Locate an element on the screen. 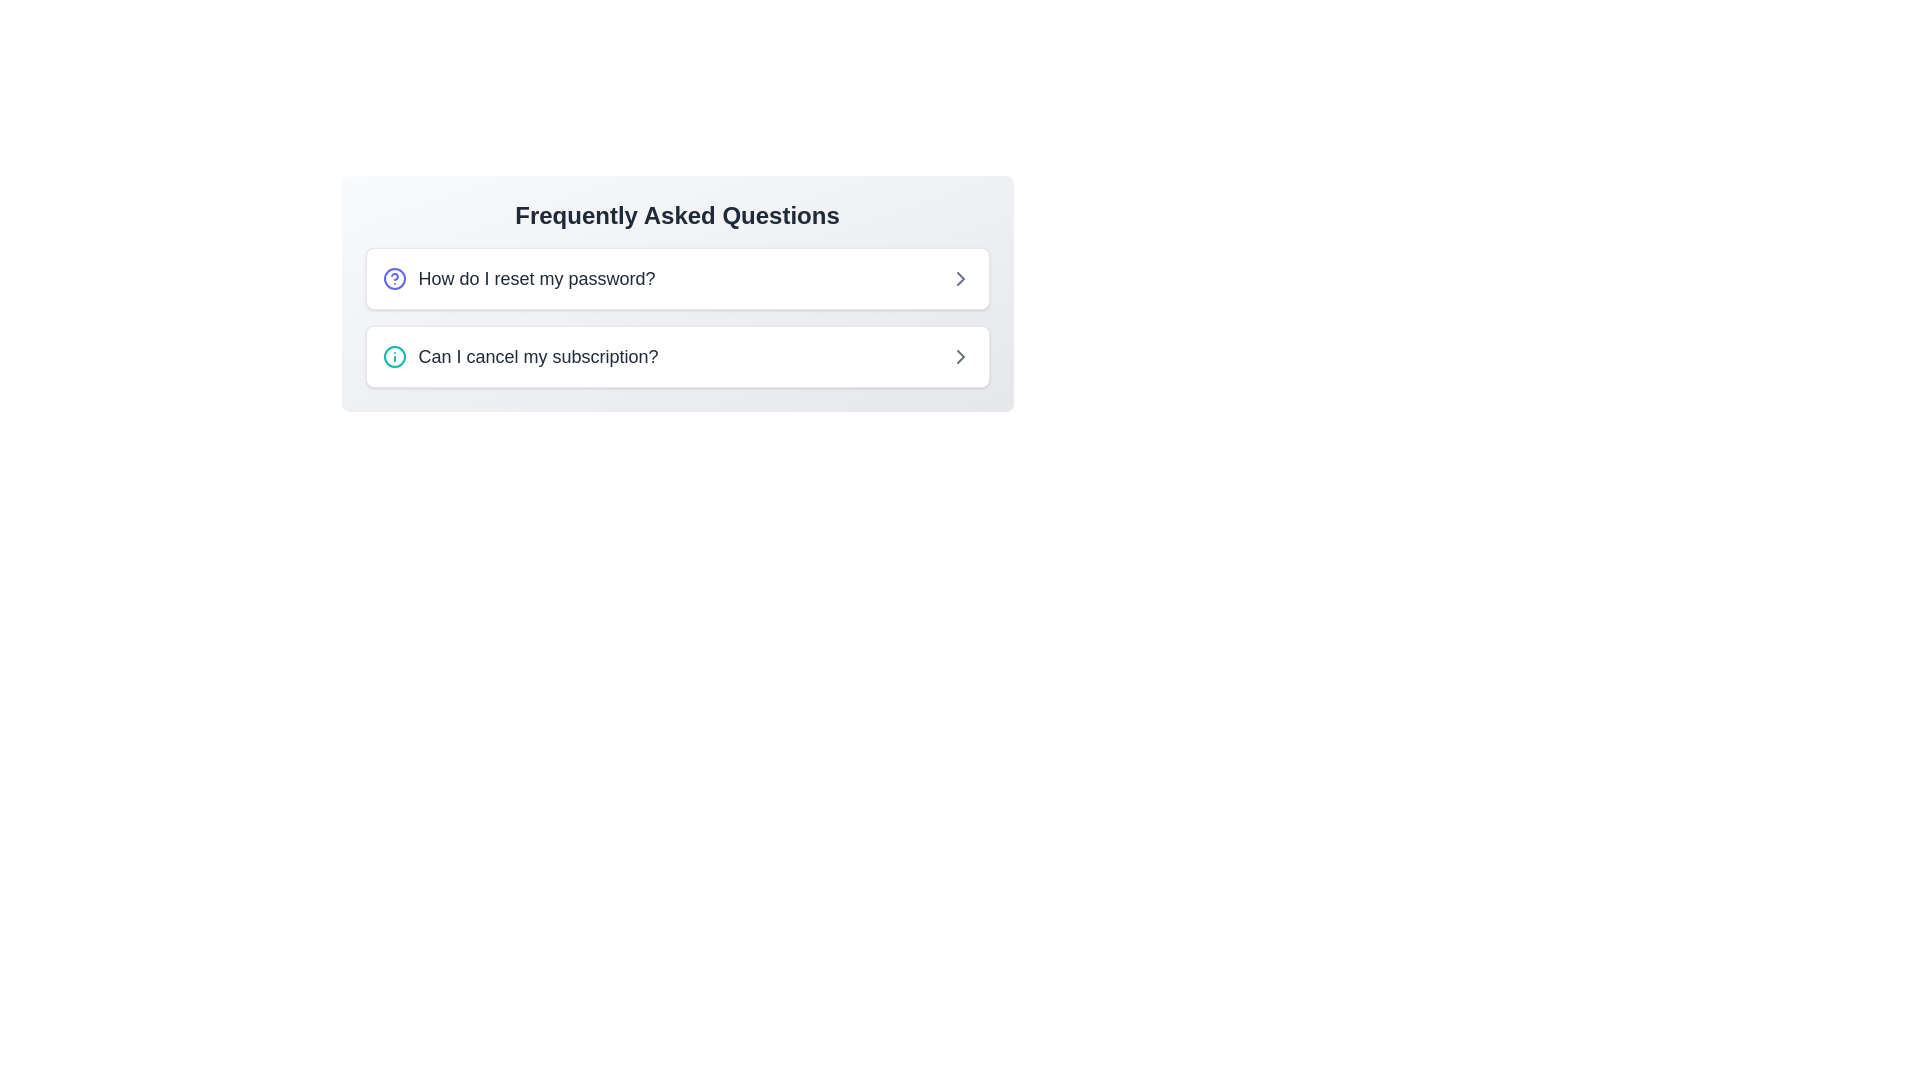 The height and width of the screenshot is (1080, 1920). the second item in the FAQ list is located at coordinates (677, 356).